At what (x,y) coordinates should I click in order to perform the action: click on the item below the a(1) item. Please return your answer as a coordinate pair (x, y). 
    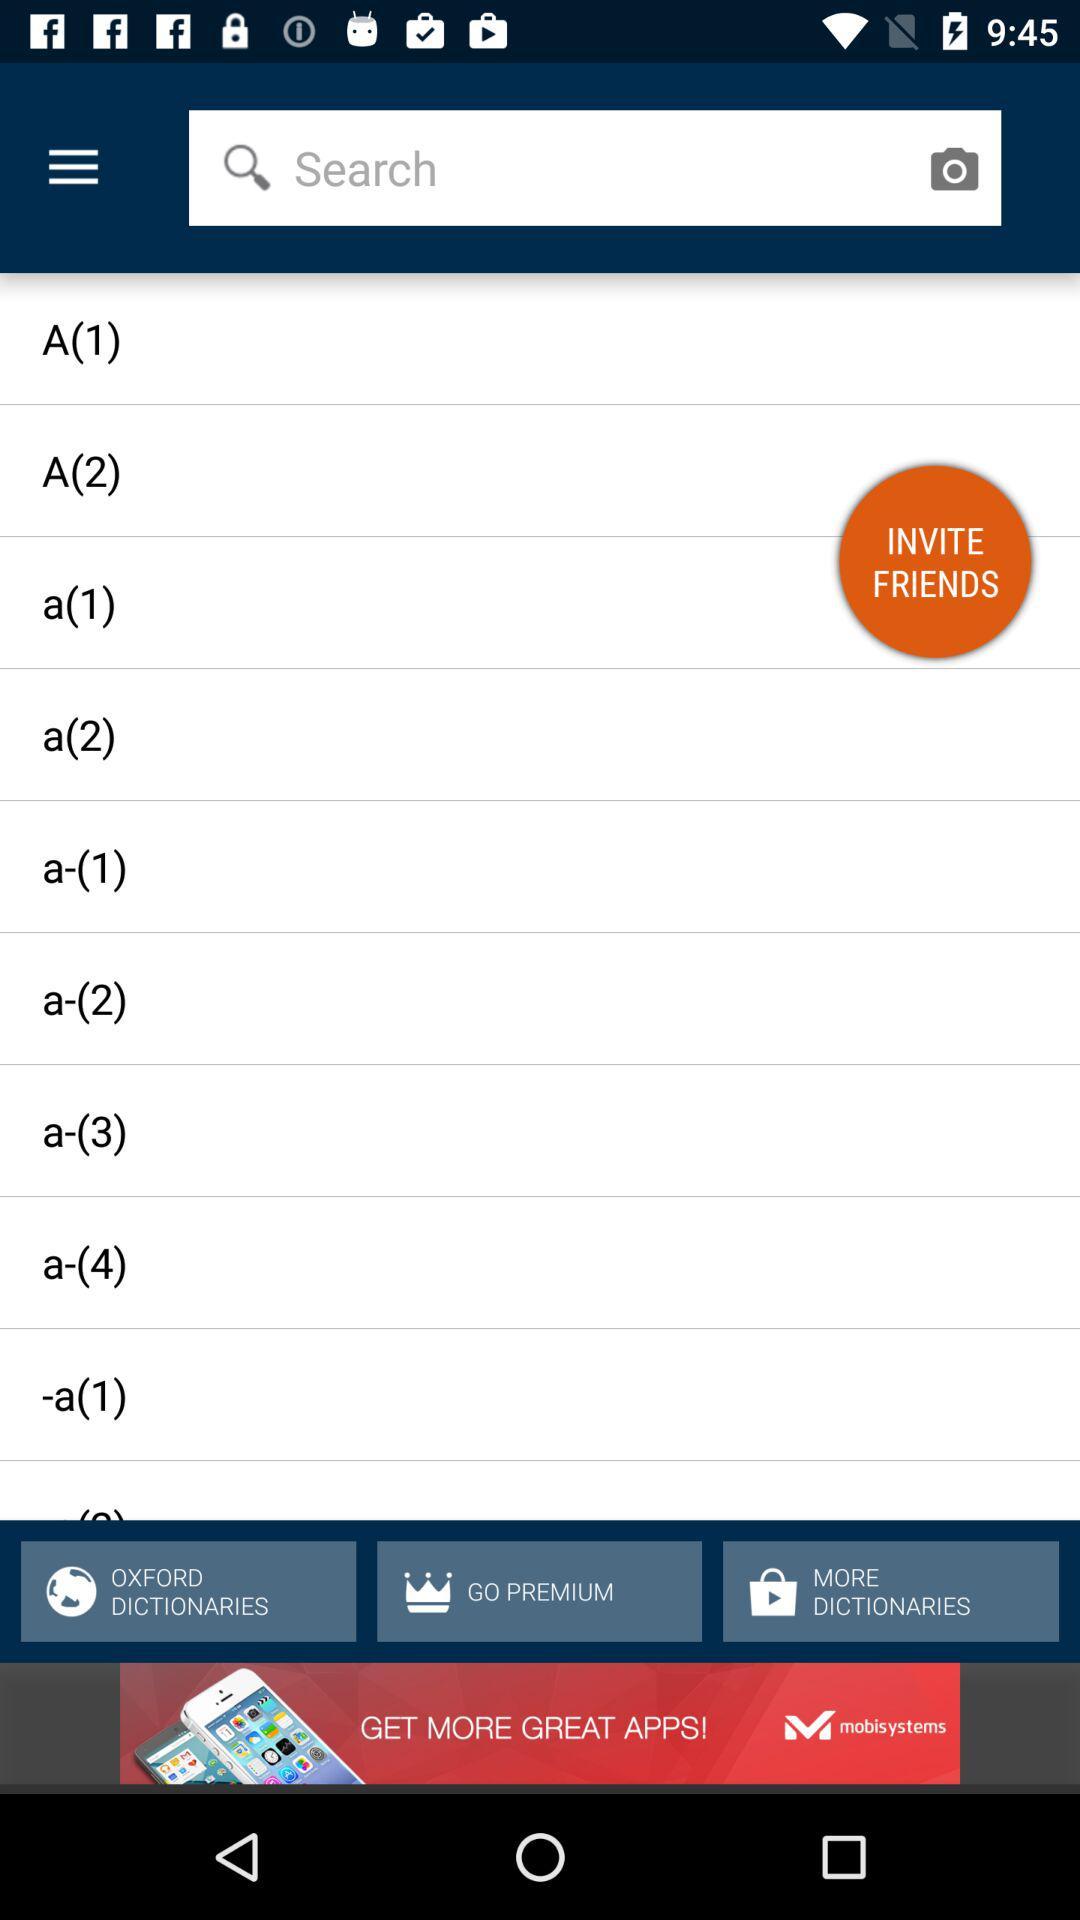
    Looking at the image, I should click on (935, 560).